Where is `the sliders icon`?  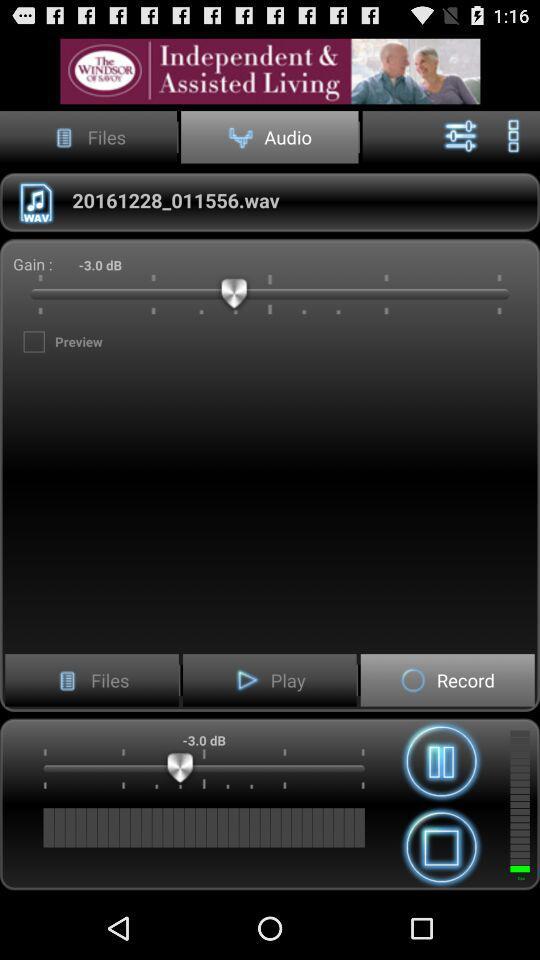 the sliders icon is located at coordinates (461, 144).